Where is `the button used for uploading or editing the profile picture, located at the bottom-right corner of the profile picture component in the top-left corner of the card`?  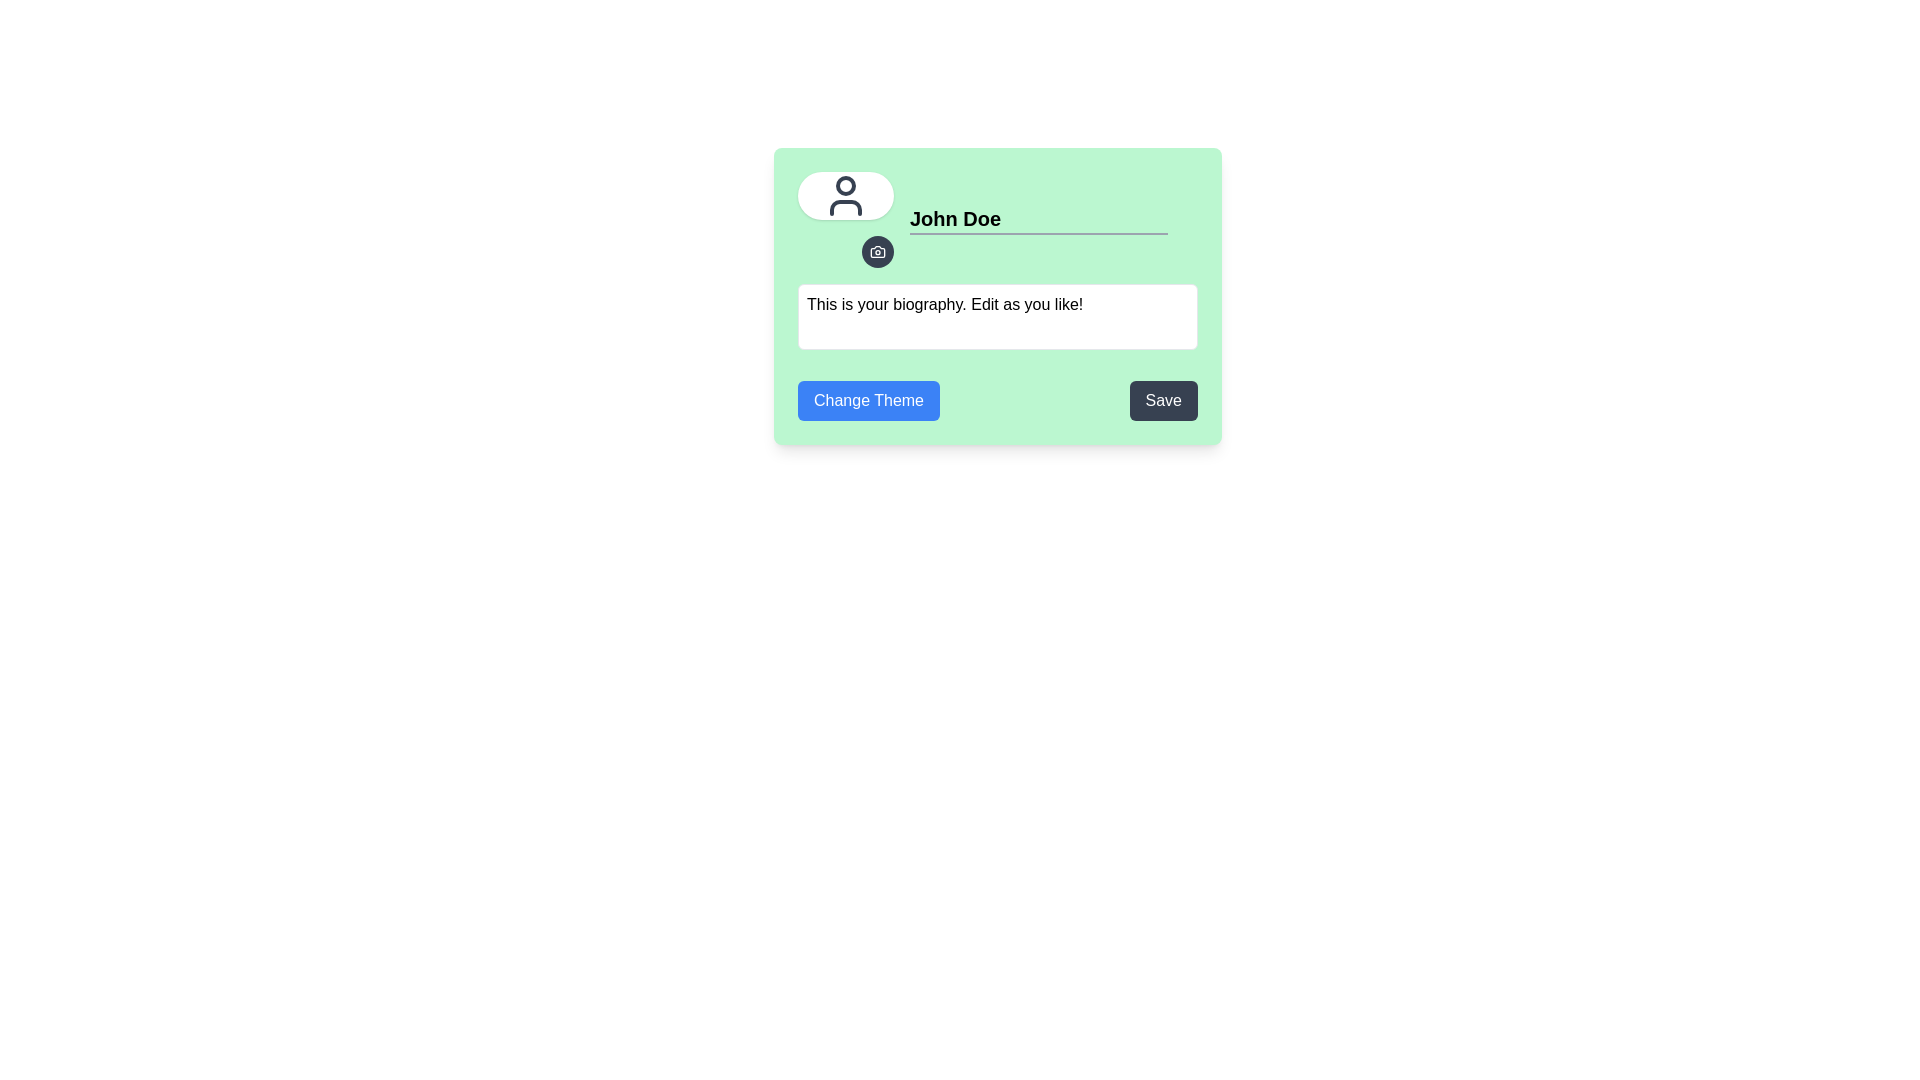 the button used for uploading or editing the profile picture, located at the bottom-right corner of the profile picture component in the top-left corner of the card is located at coordinates (878, 250).